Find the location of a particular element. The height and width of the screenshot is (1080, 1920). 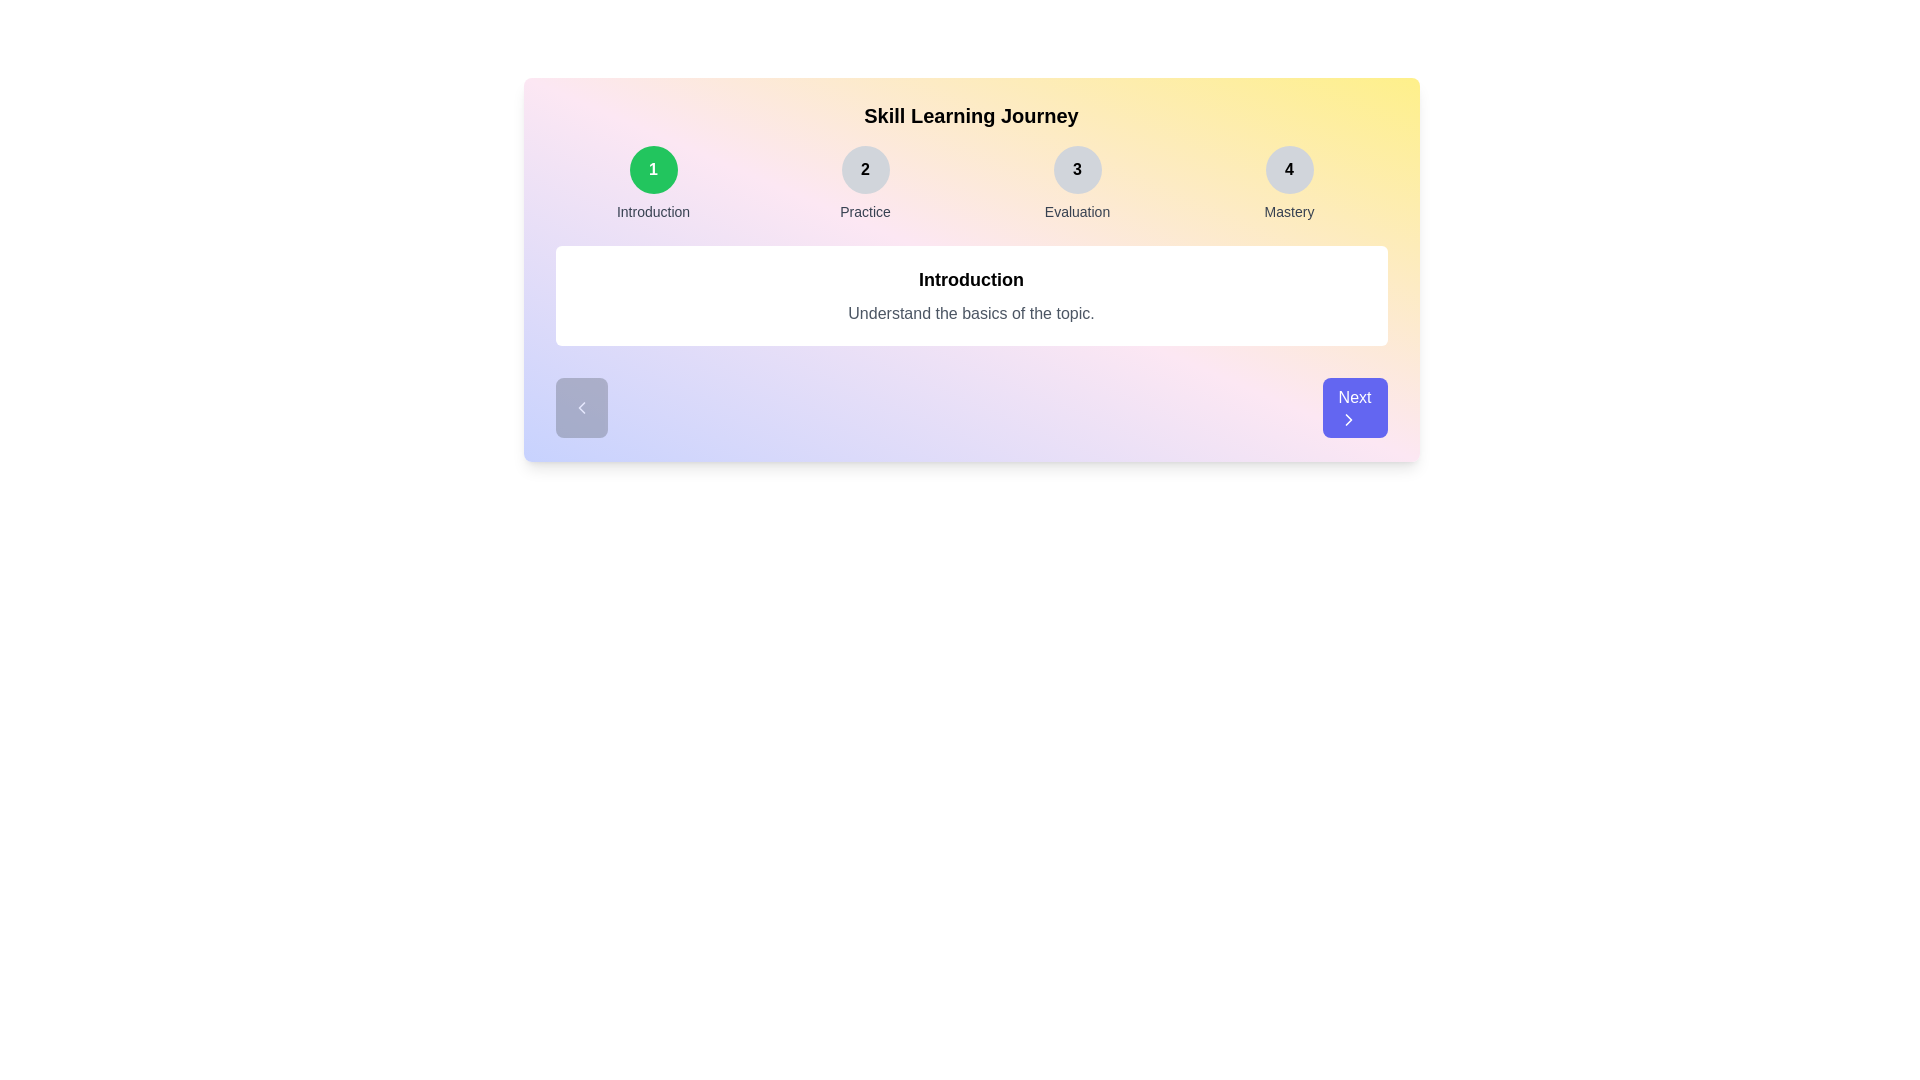

the 'Next' button to navigate to the next step is located at coordinates (1354, 407).